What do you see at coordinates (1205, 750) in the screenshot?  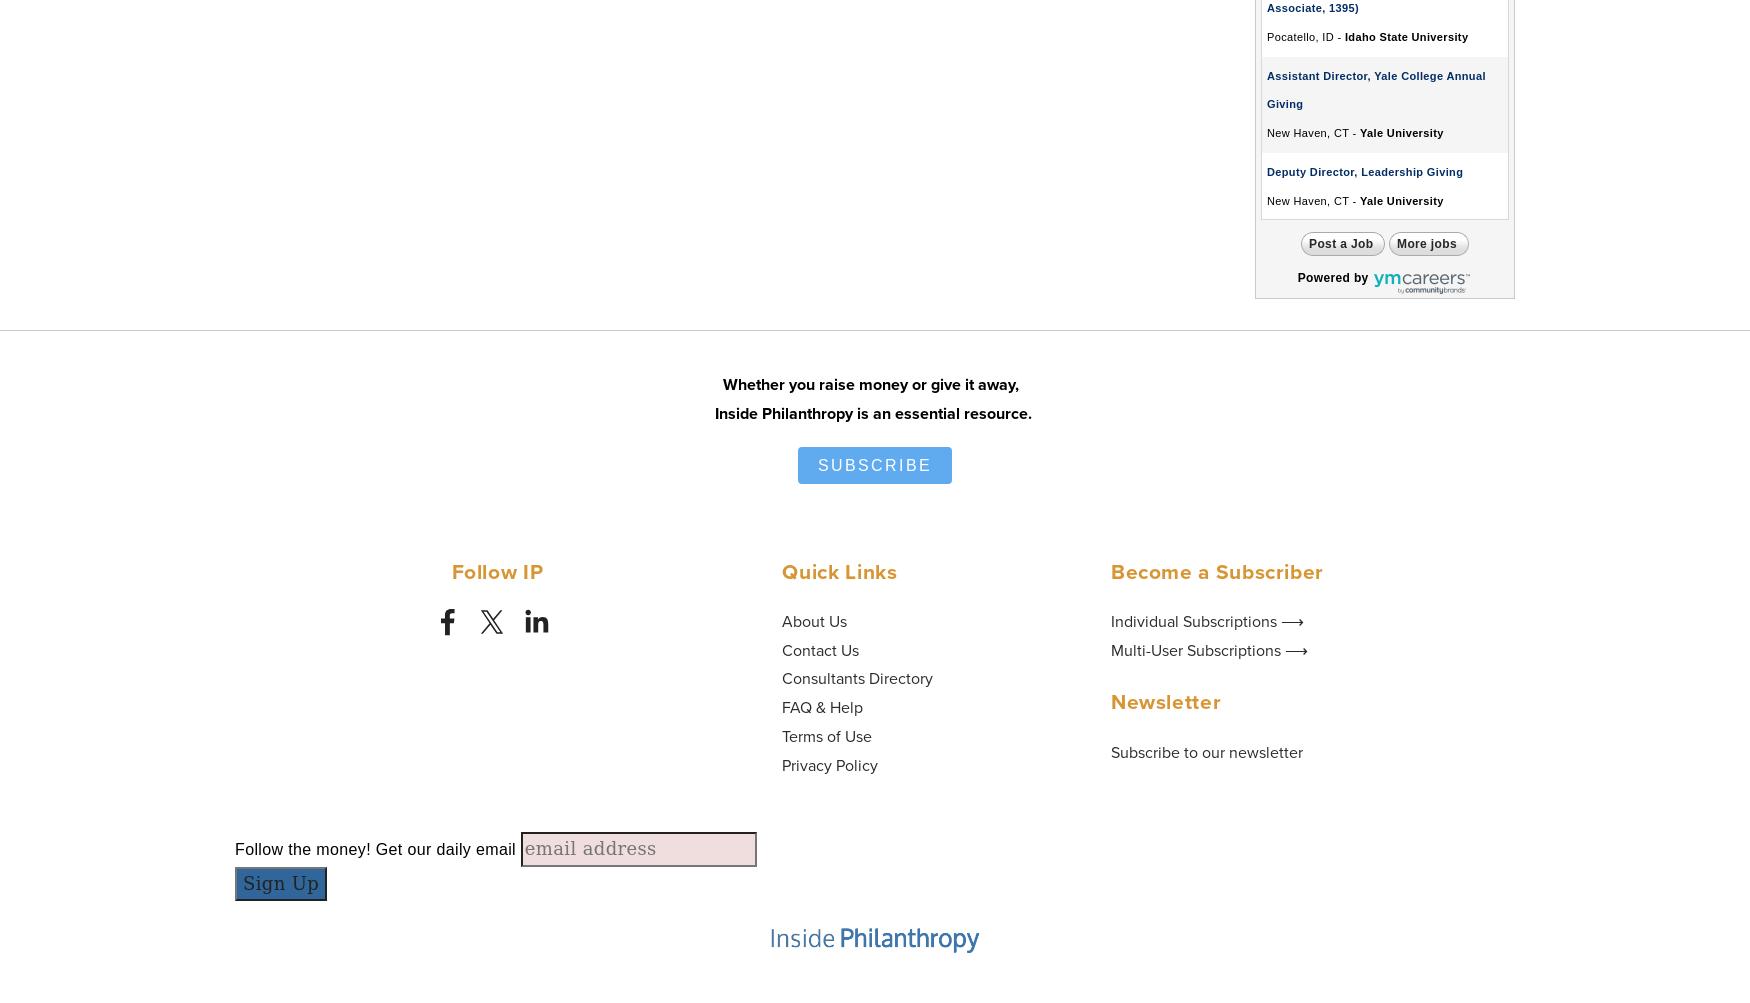 I see `'Subscribe to our newsletter'` at bounding box center [1205, 750].